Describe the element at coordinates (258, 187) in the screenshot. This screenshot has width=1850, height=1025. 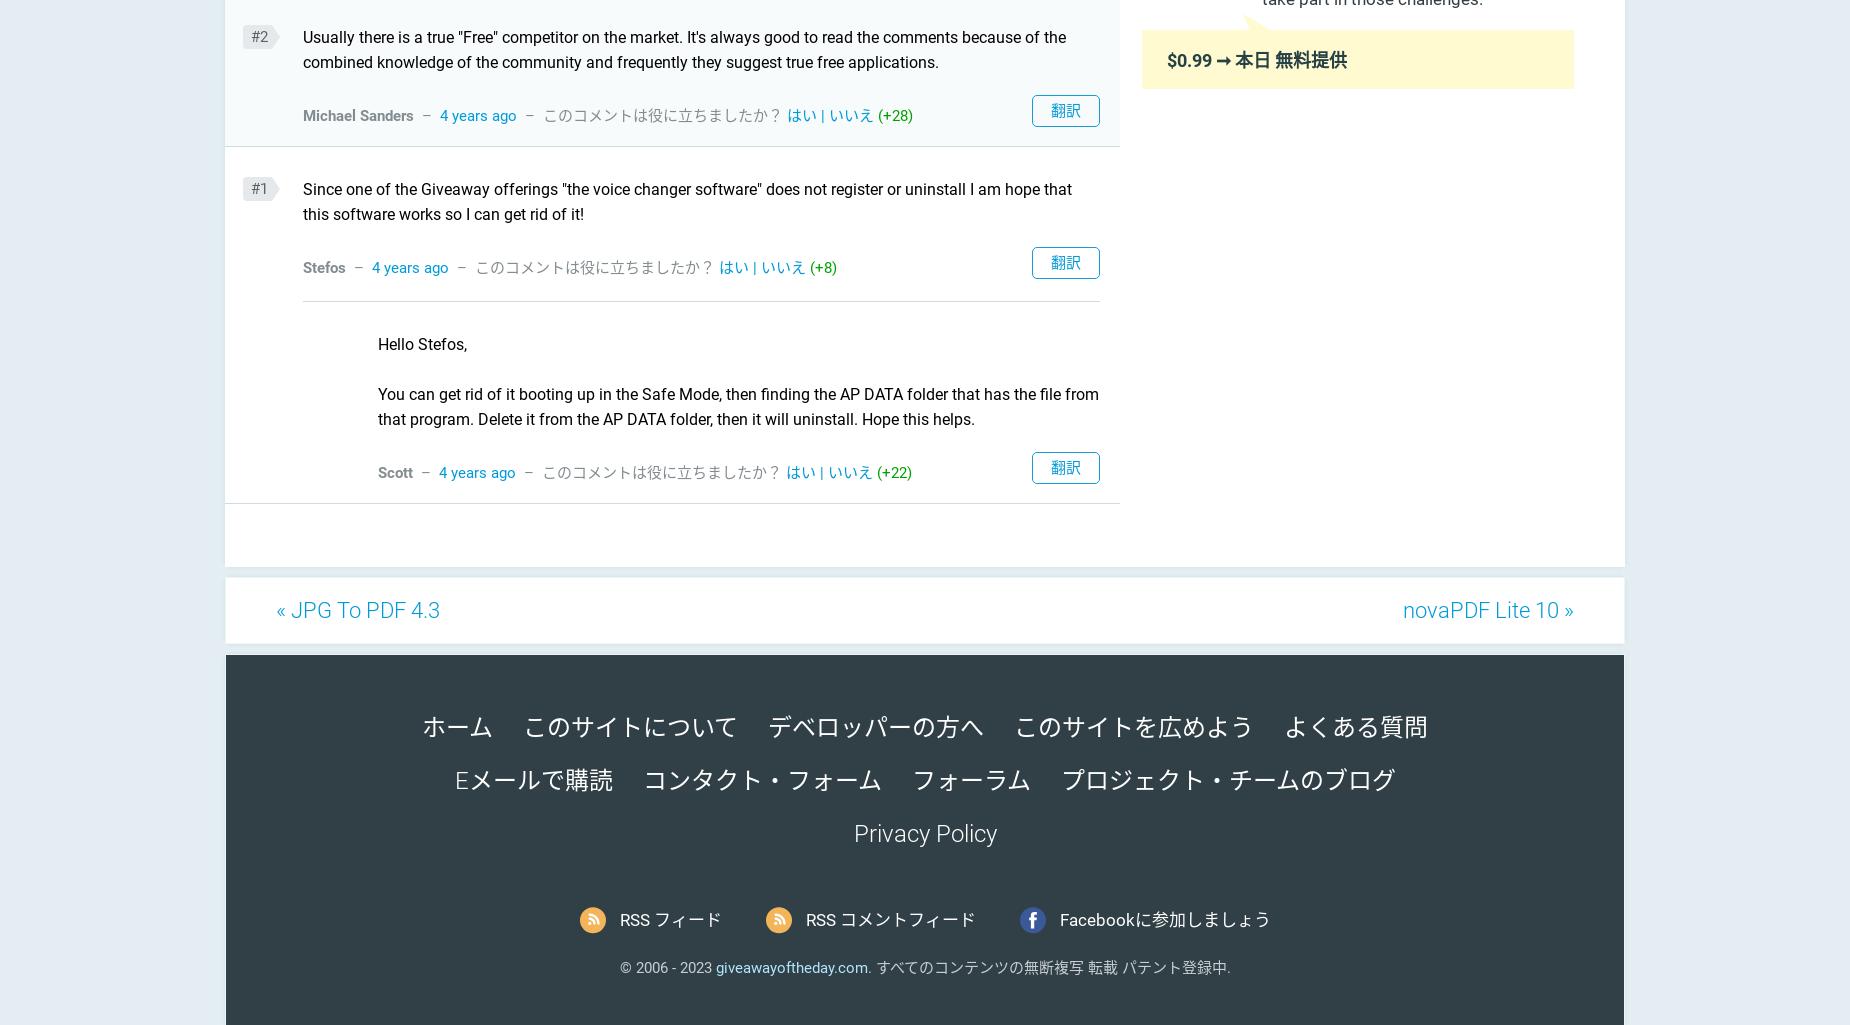
I see `'#1'` at that location.